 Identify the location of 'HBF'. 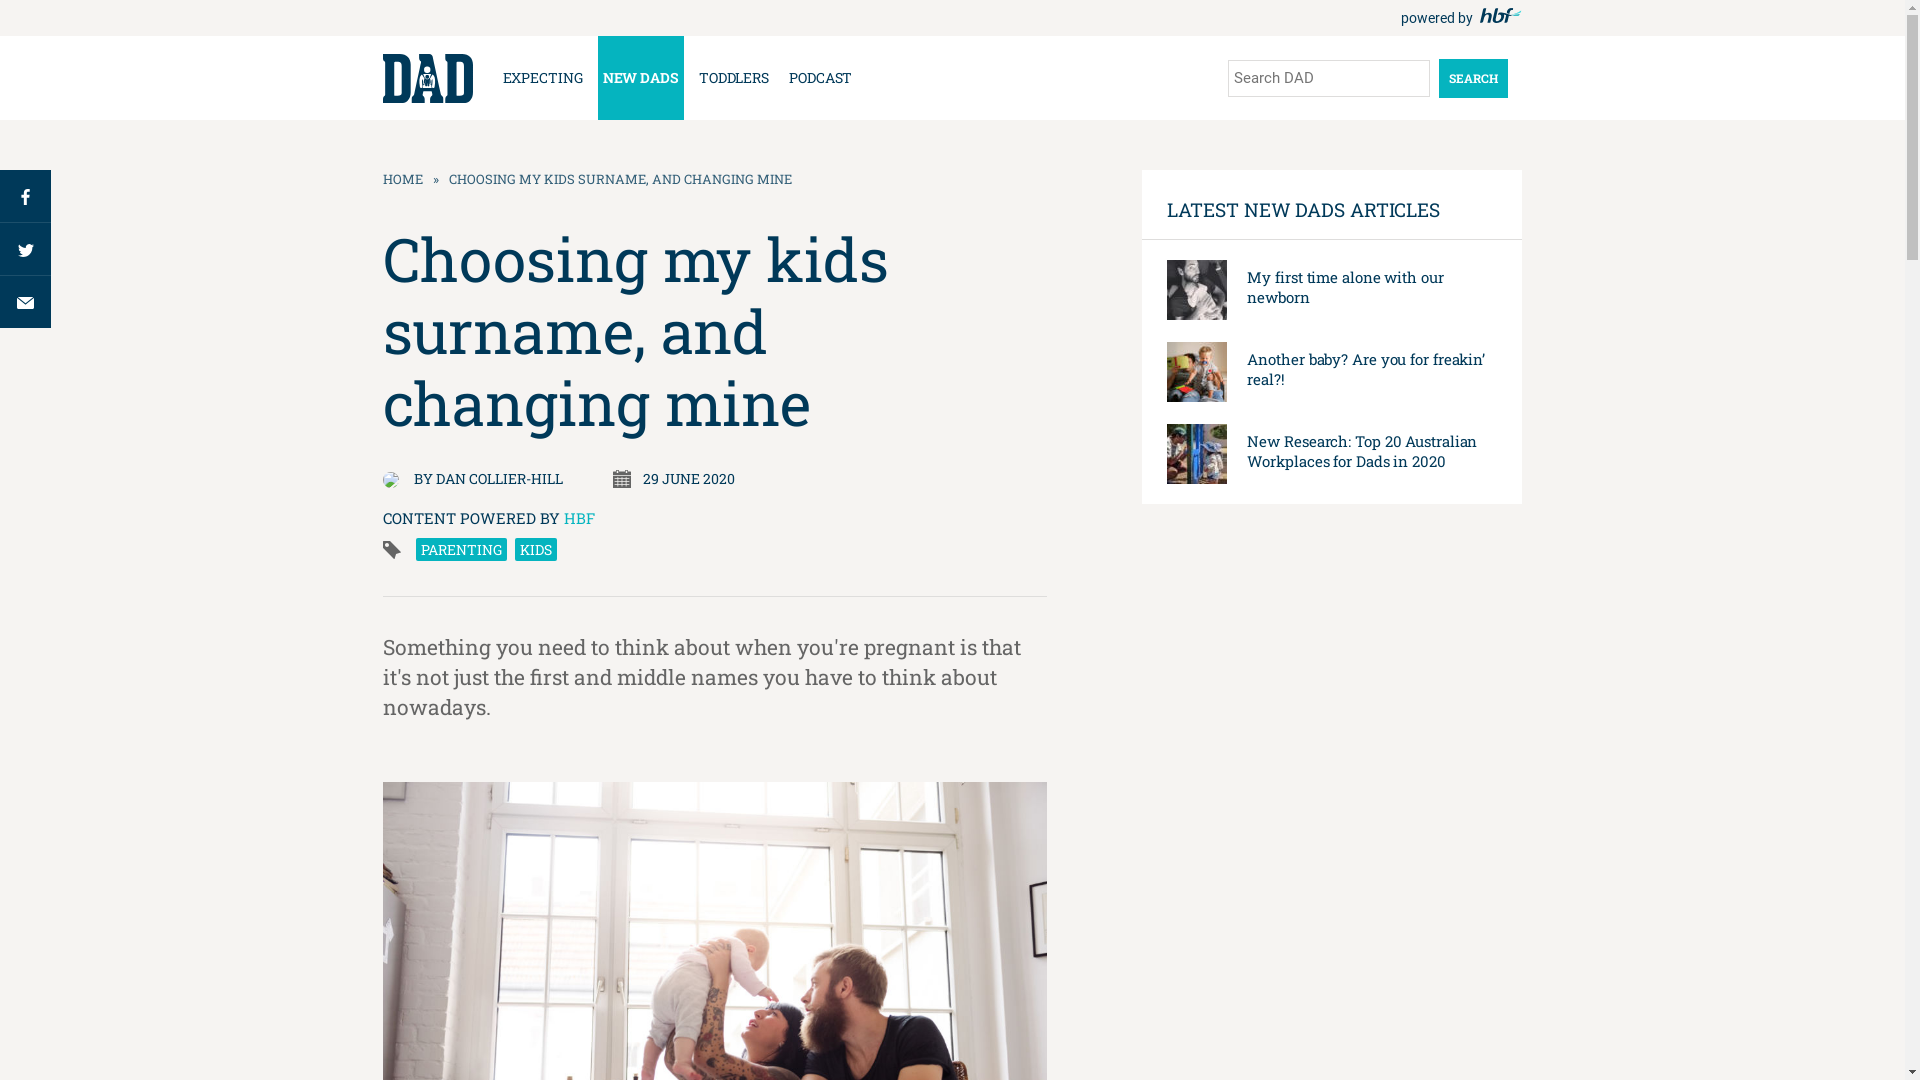
(578, 516).